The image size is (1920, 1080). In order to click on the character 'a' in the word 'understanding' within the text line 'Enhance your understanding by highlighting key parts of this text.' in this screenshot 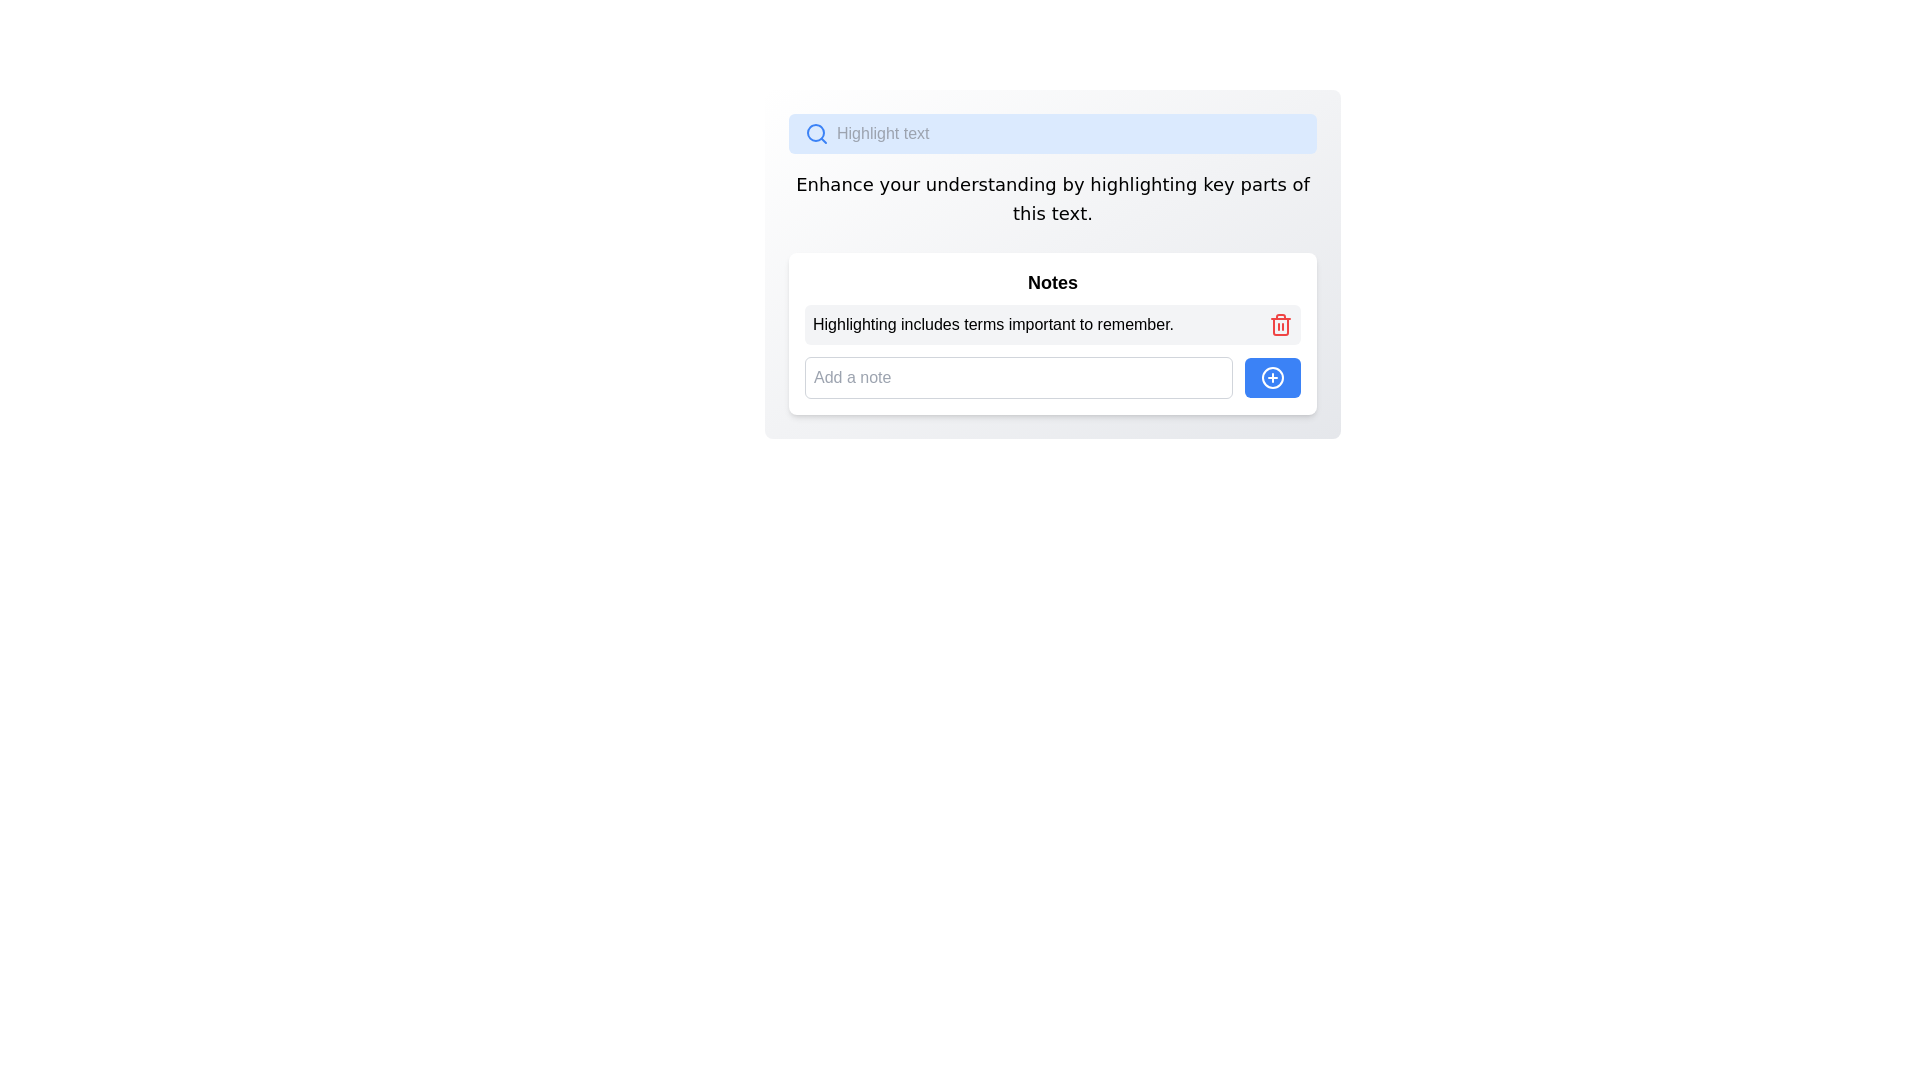, I will do `click(1000, 184)`.